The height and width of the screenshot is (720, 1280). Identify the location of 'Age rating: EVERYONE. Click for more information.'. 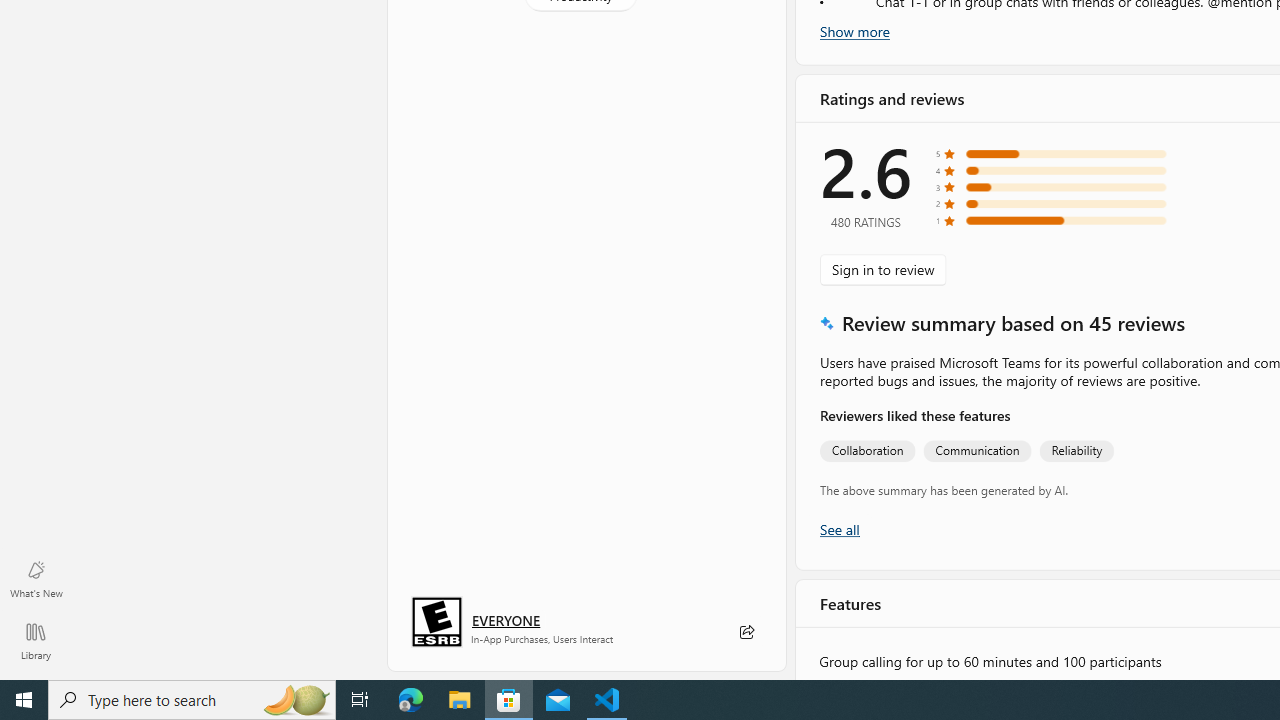
(506, 618).